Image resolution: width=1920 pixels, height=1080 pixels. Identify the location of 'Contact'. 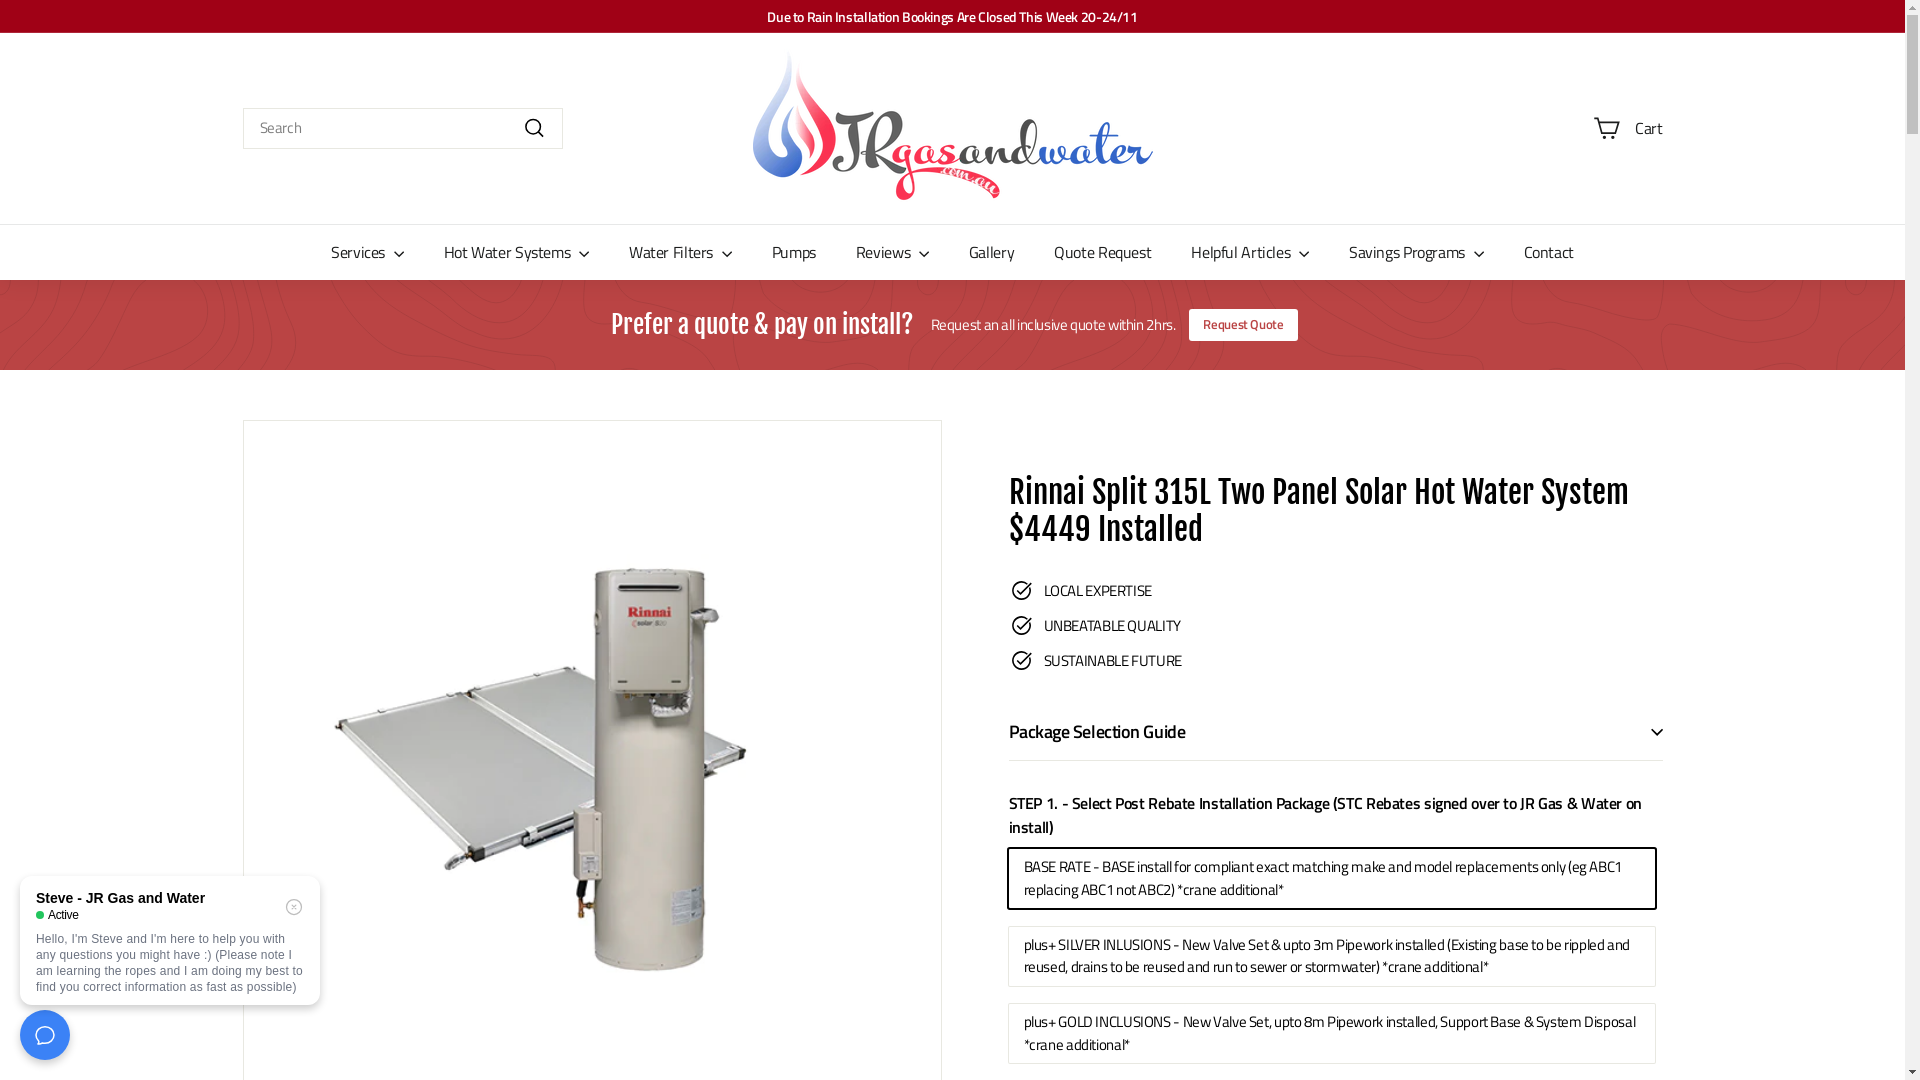
(1548, 250).